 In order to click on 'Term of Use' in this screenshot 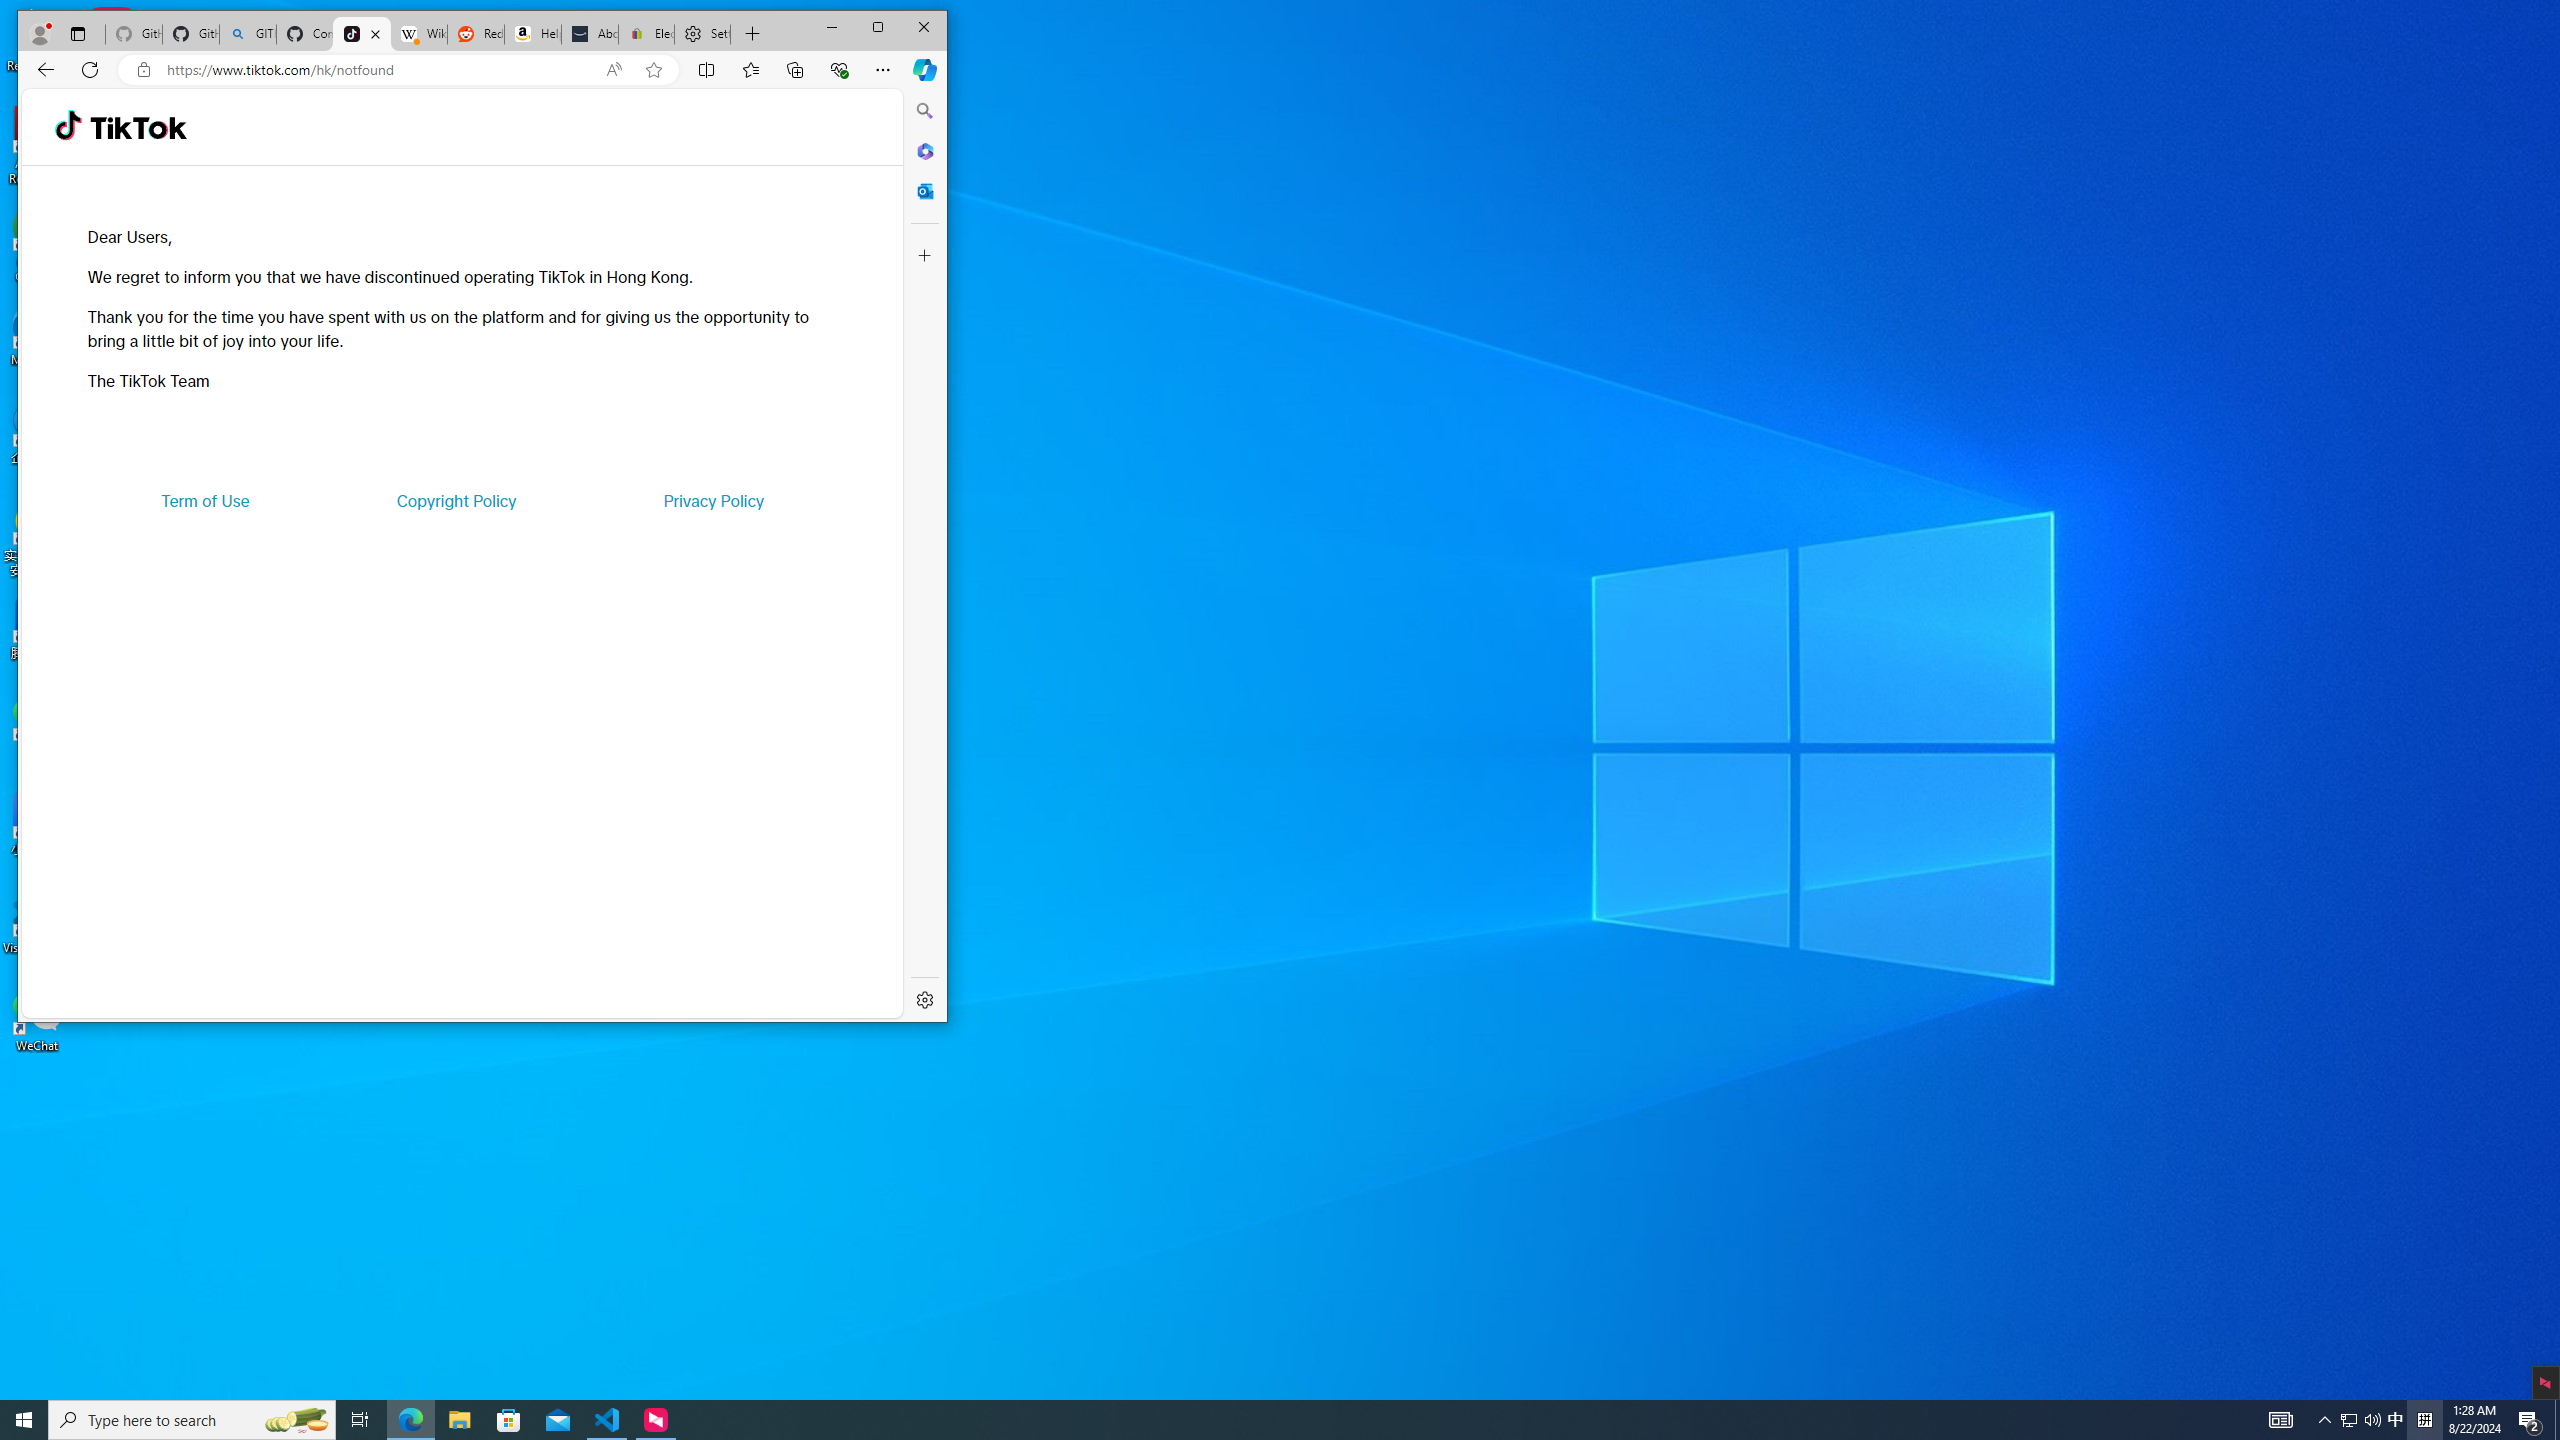, I will do `click(205, 501)`.